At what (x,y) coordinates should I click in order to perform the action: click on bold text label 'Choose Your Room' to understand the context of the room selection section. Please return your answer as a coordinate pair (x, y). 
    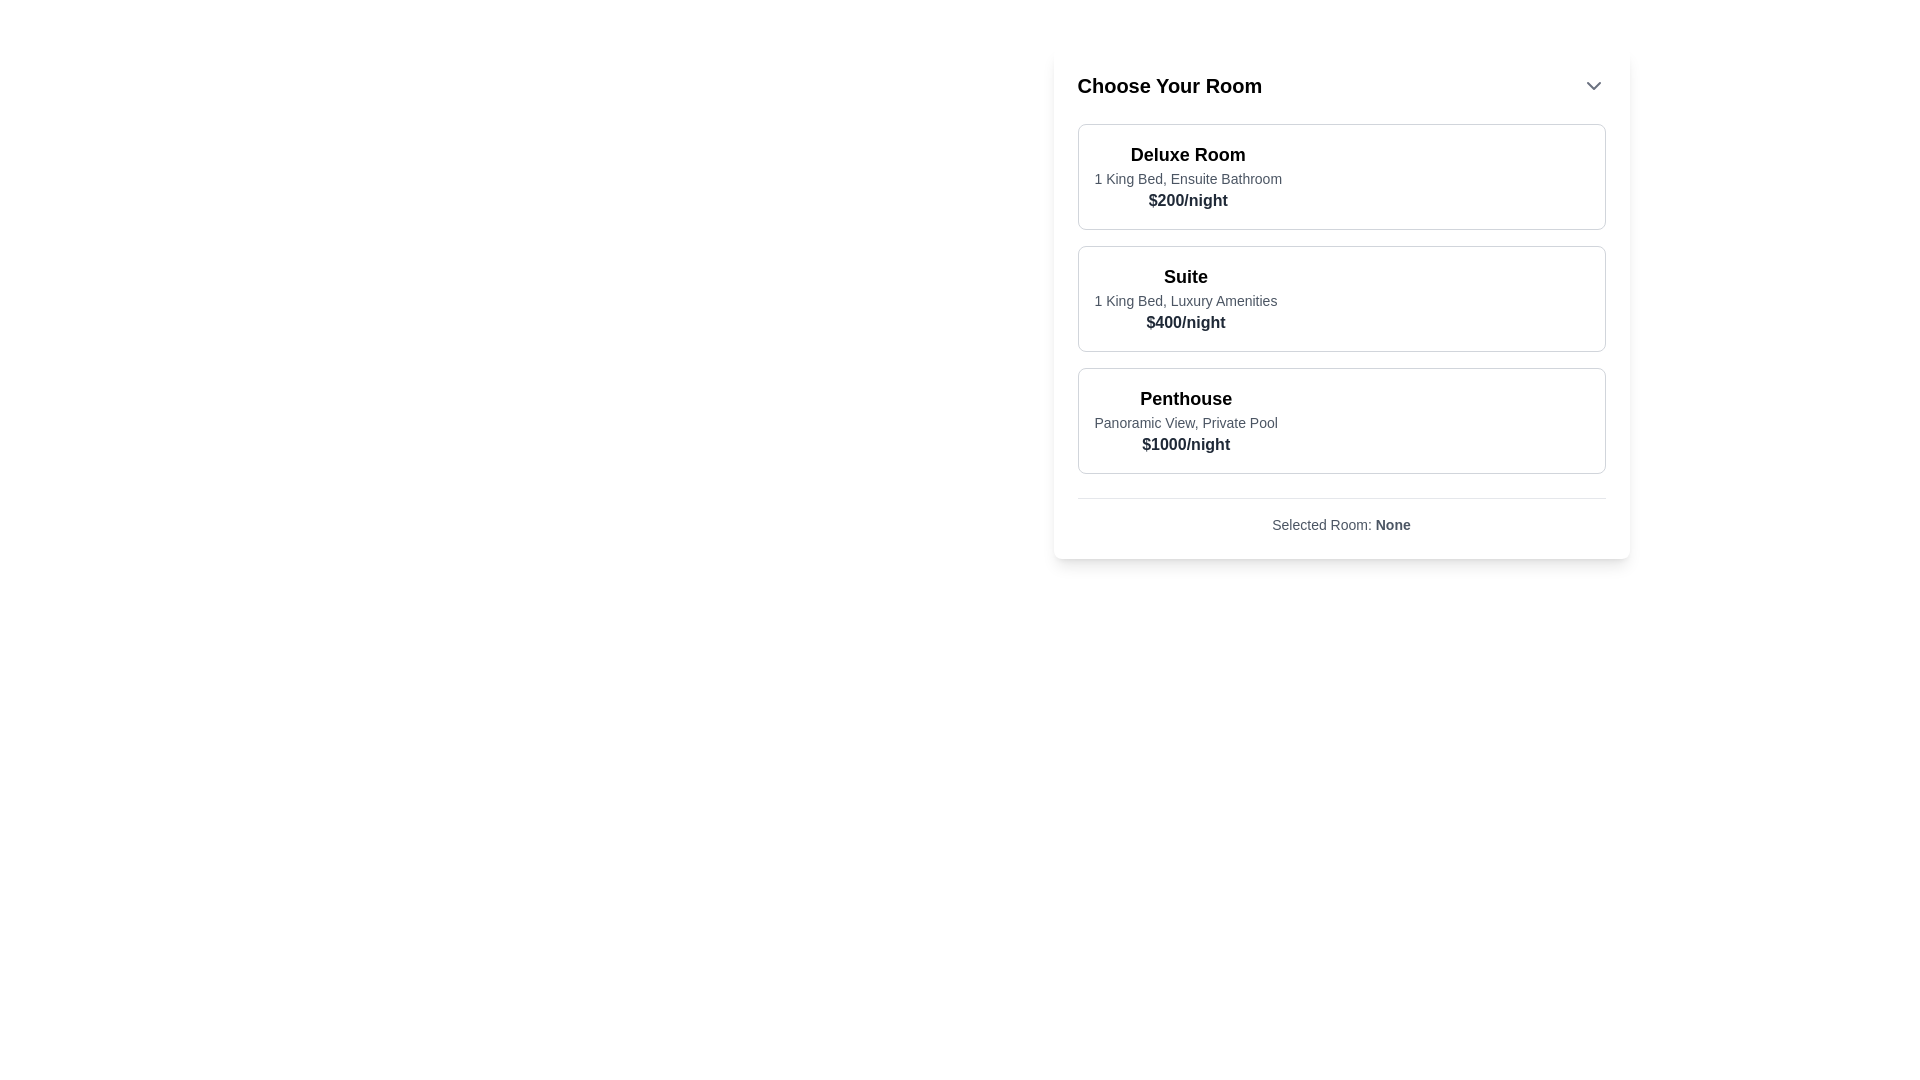
    Looking at the image, I should click on (1169, 84).